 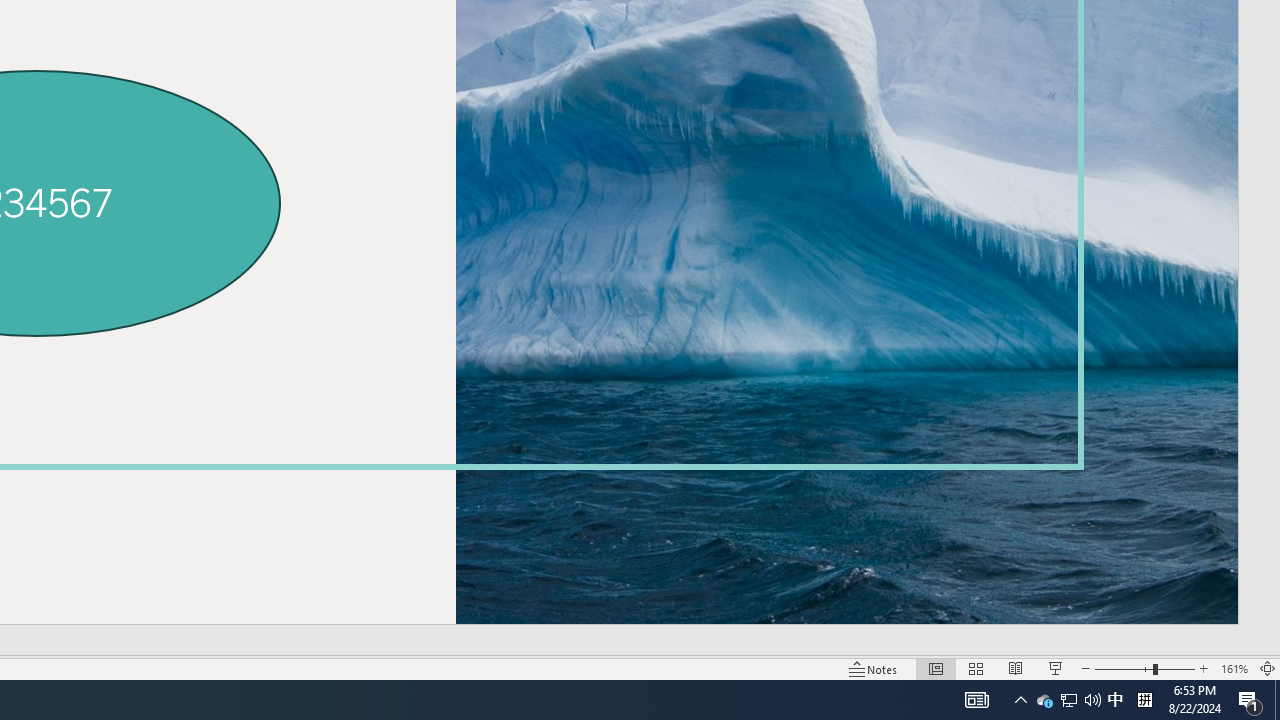 What do you see at coordinates (1123, 669) in the screenshot?
I see `'Zoom Out'` at bounding box center [1123, 669].